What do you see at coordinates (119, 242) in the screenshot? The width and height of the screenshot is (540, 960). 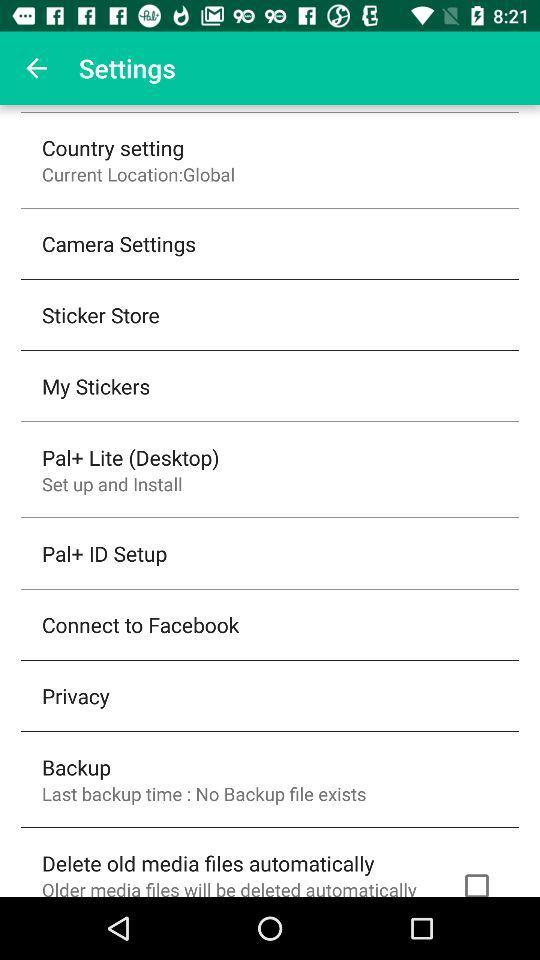 I see `item below current location:global` at bounding box center [119, 242].